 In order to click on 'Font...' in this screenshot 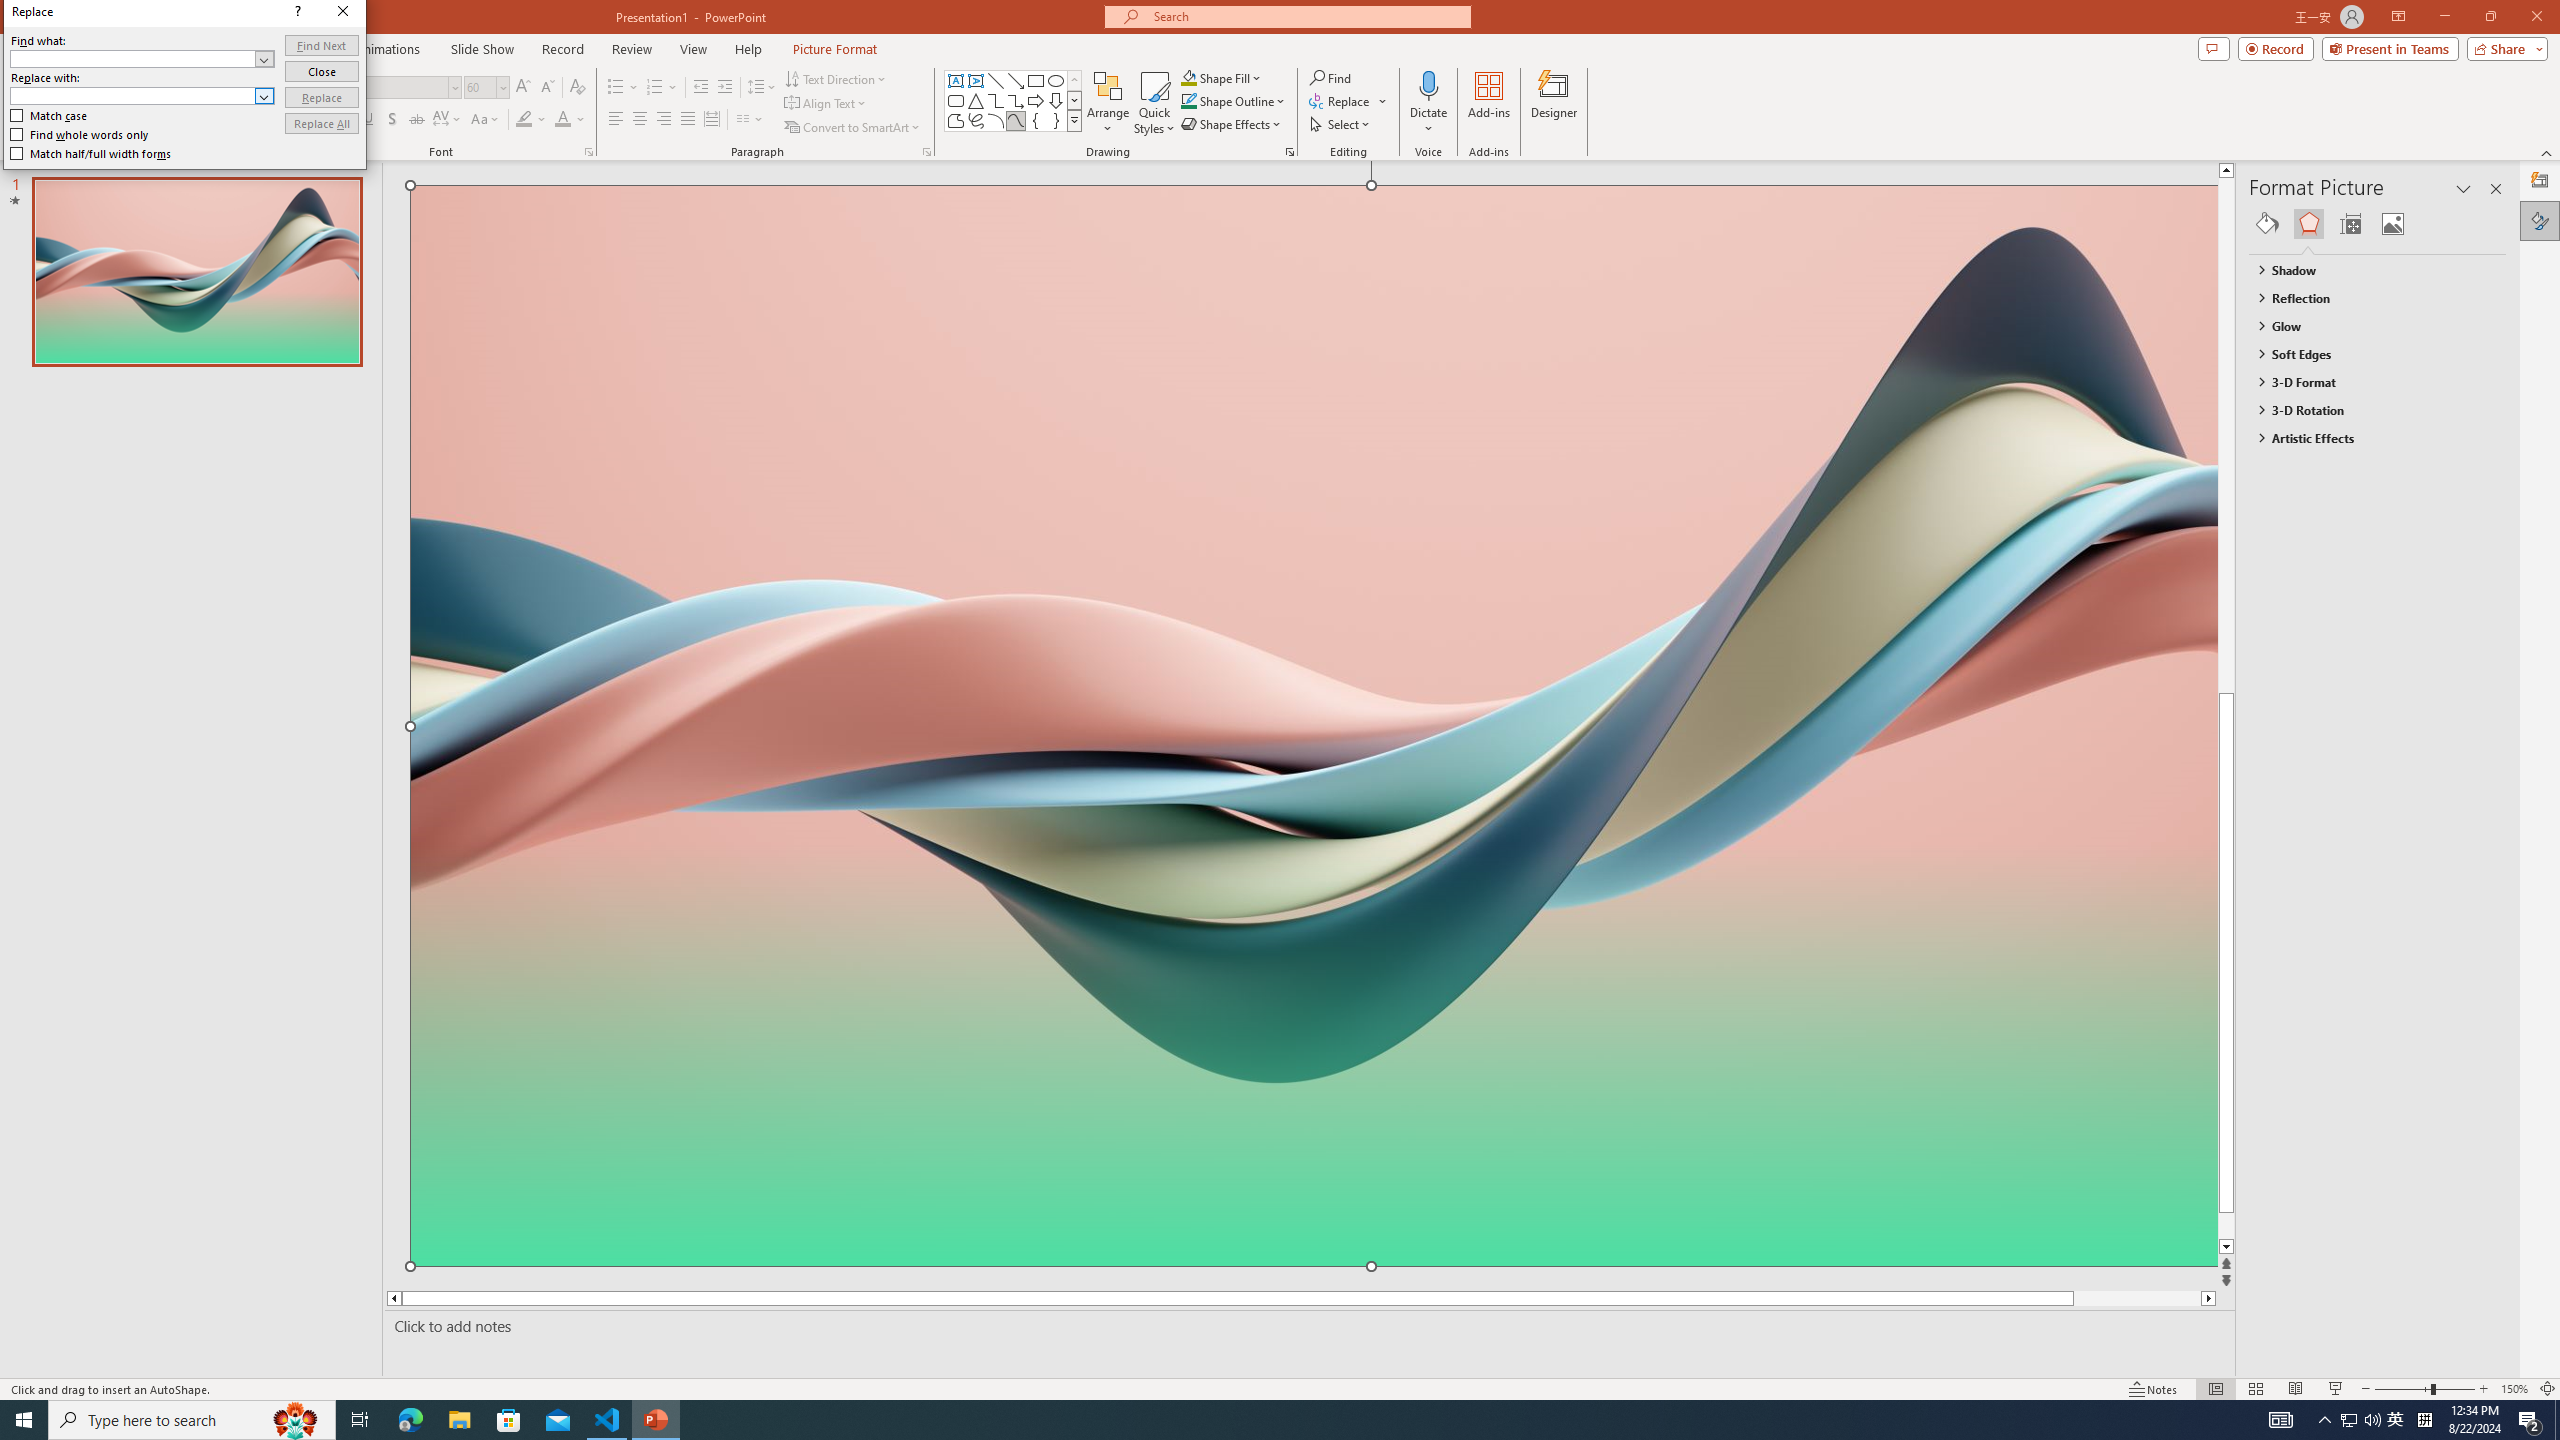, I will do `click(587, 150)`.